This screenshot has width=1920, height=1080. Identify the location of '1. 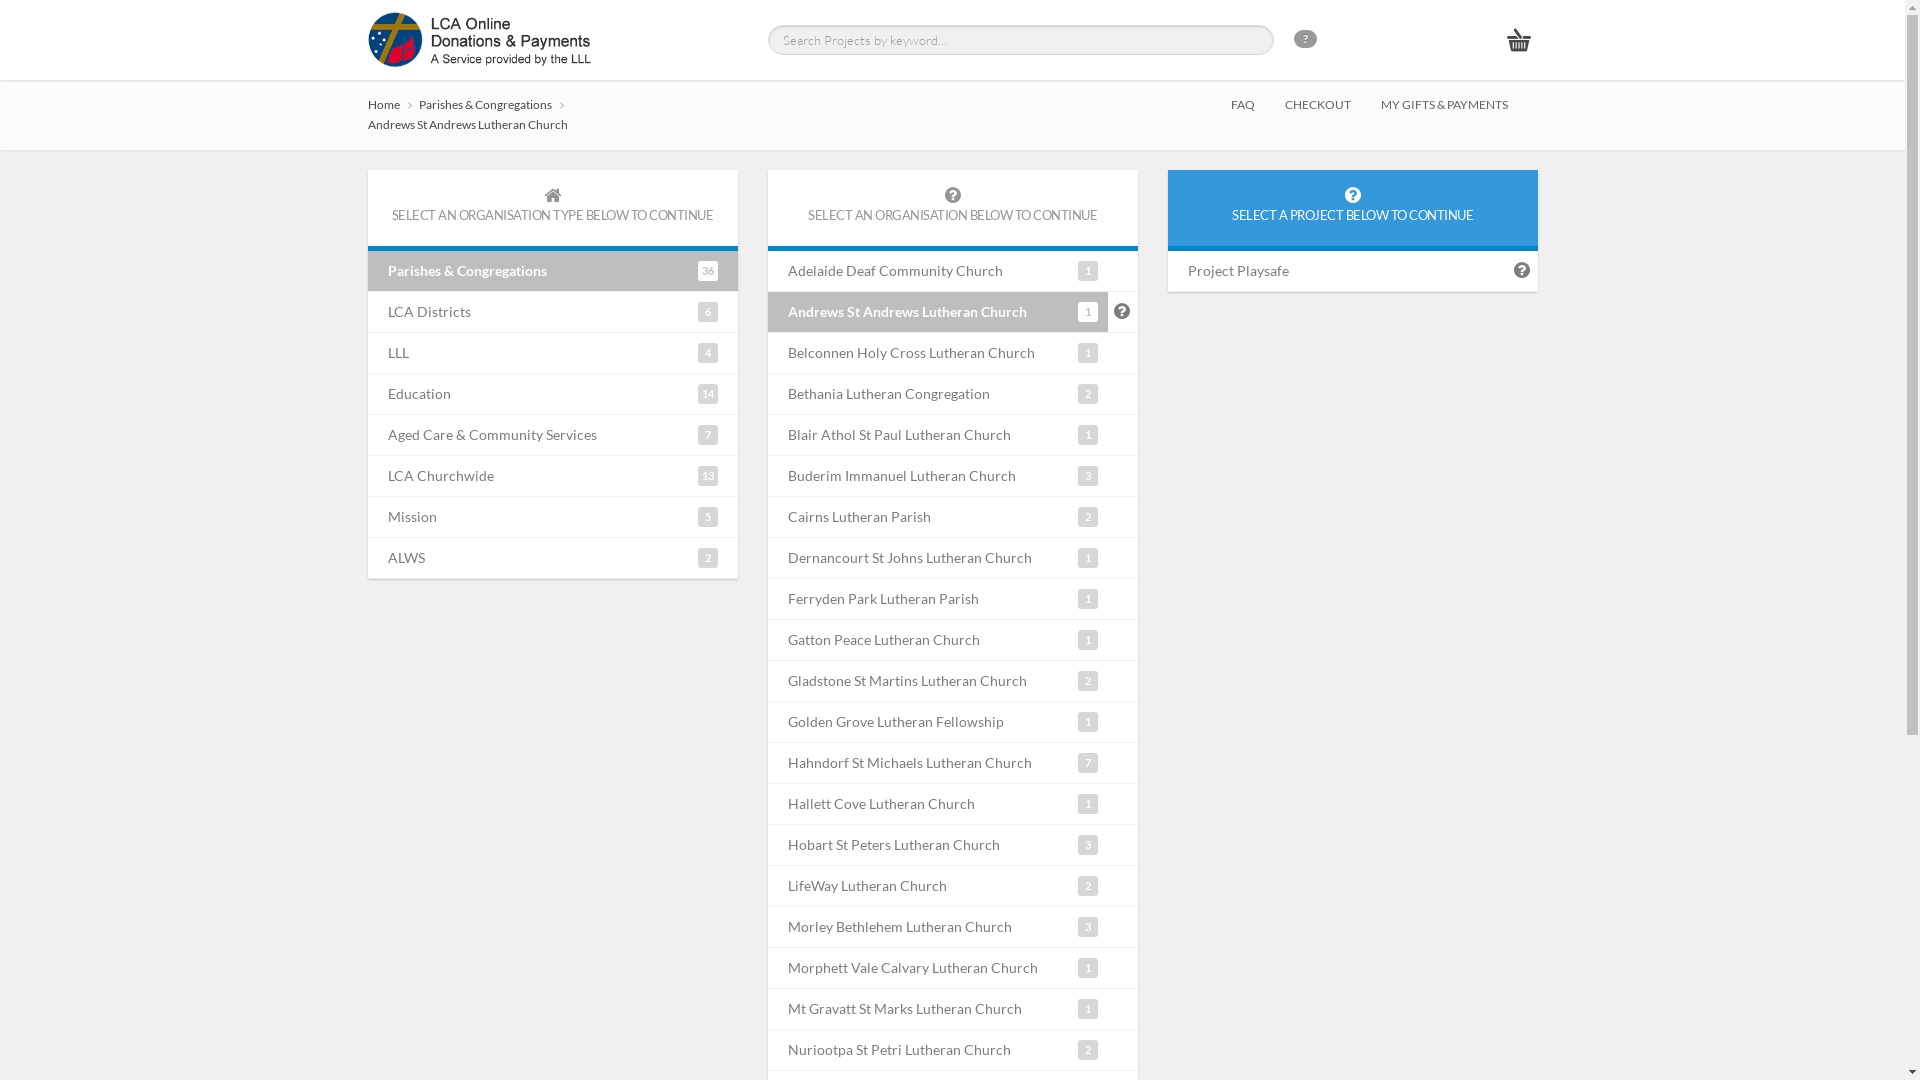
(936, 1009).